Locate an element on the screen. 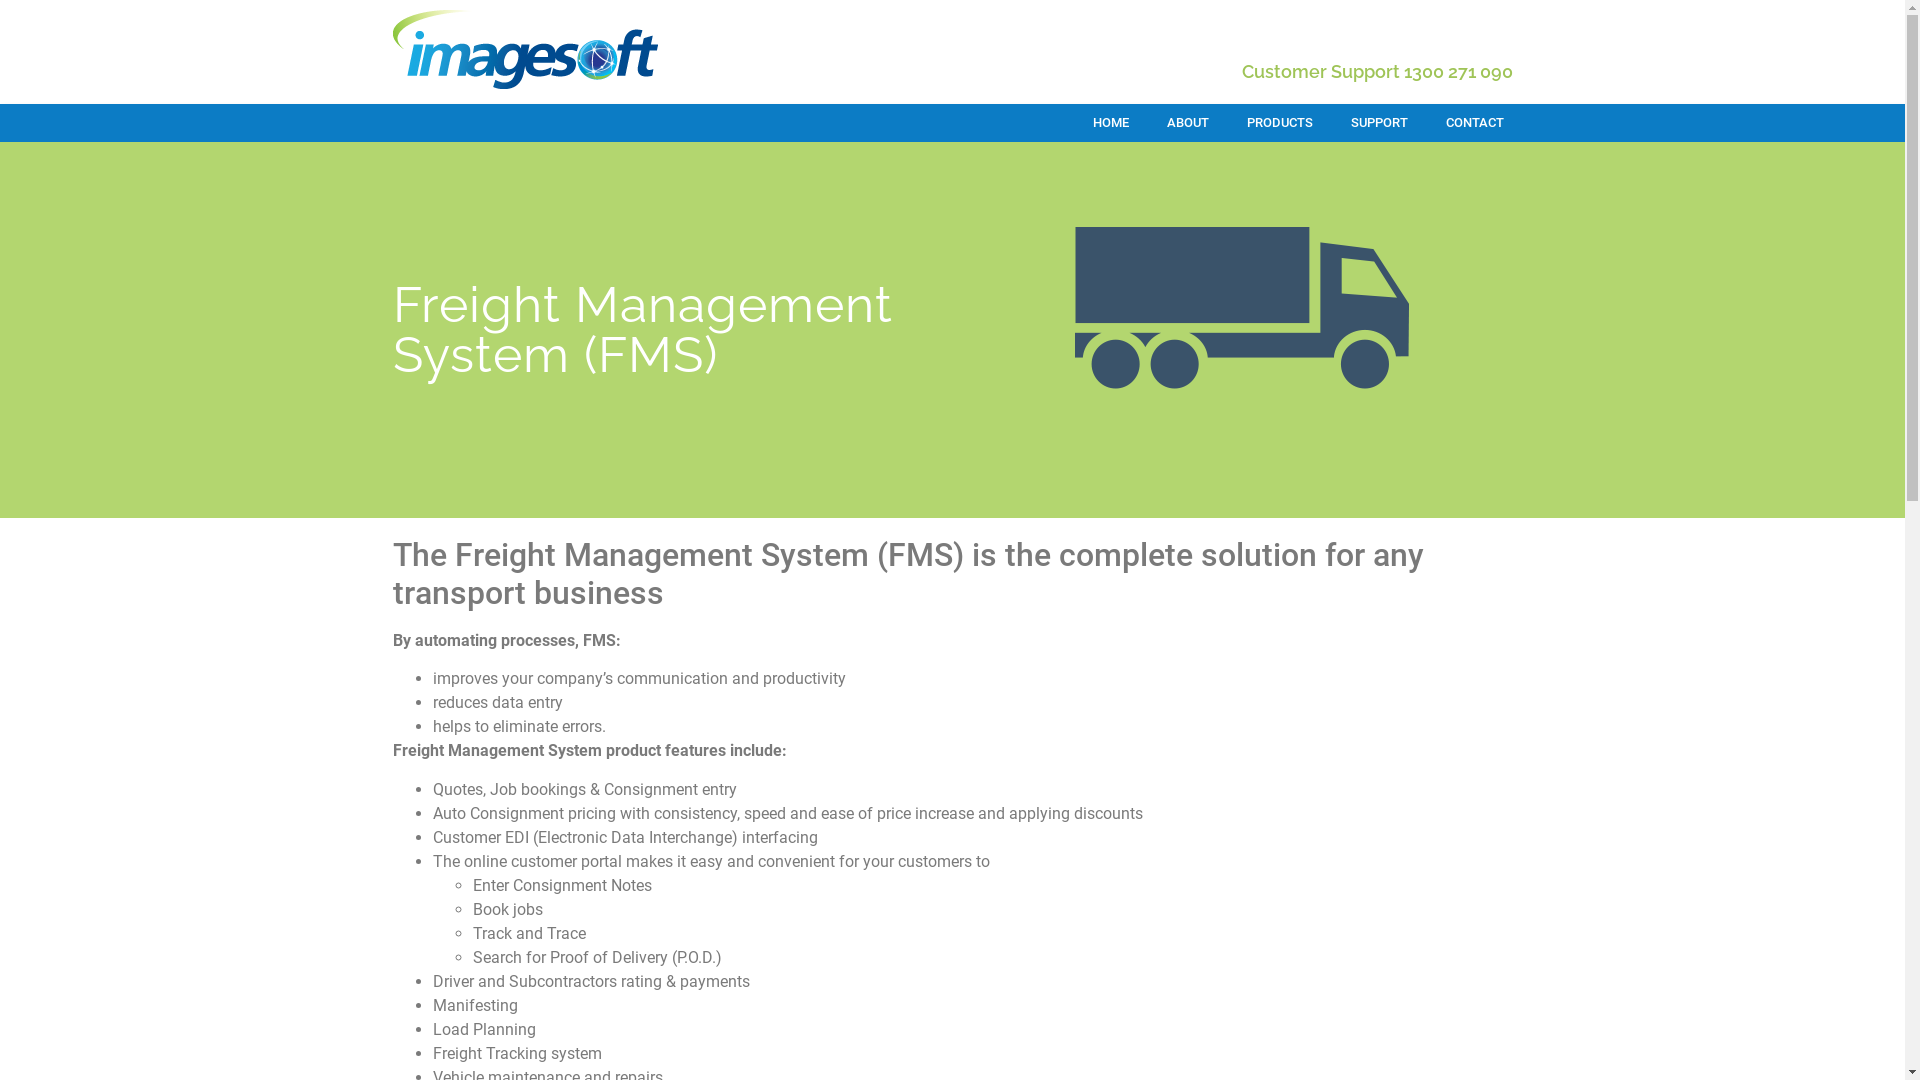 This screenshot has width=1920, height=1080. 'CONTACT' is located at coordinates (1424, 123).